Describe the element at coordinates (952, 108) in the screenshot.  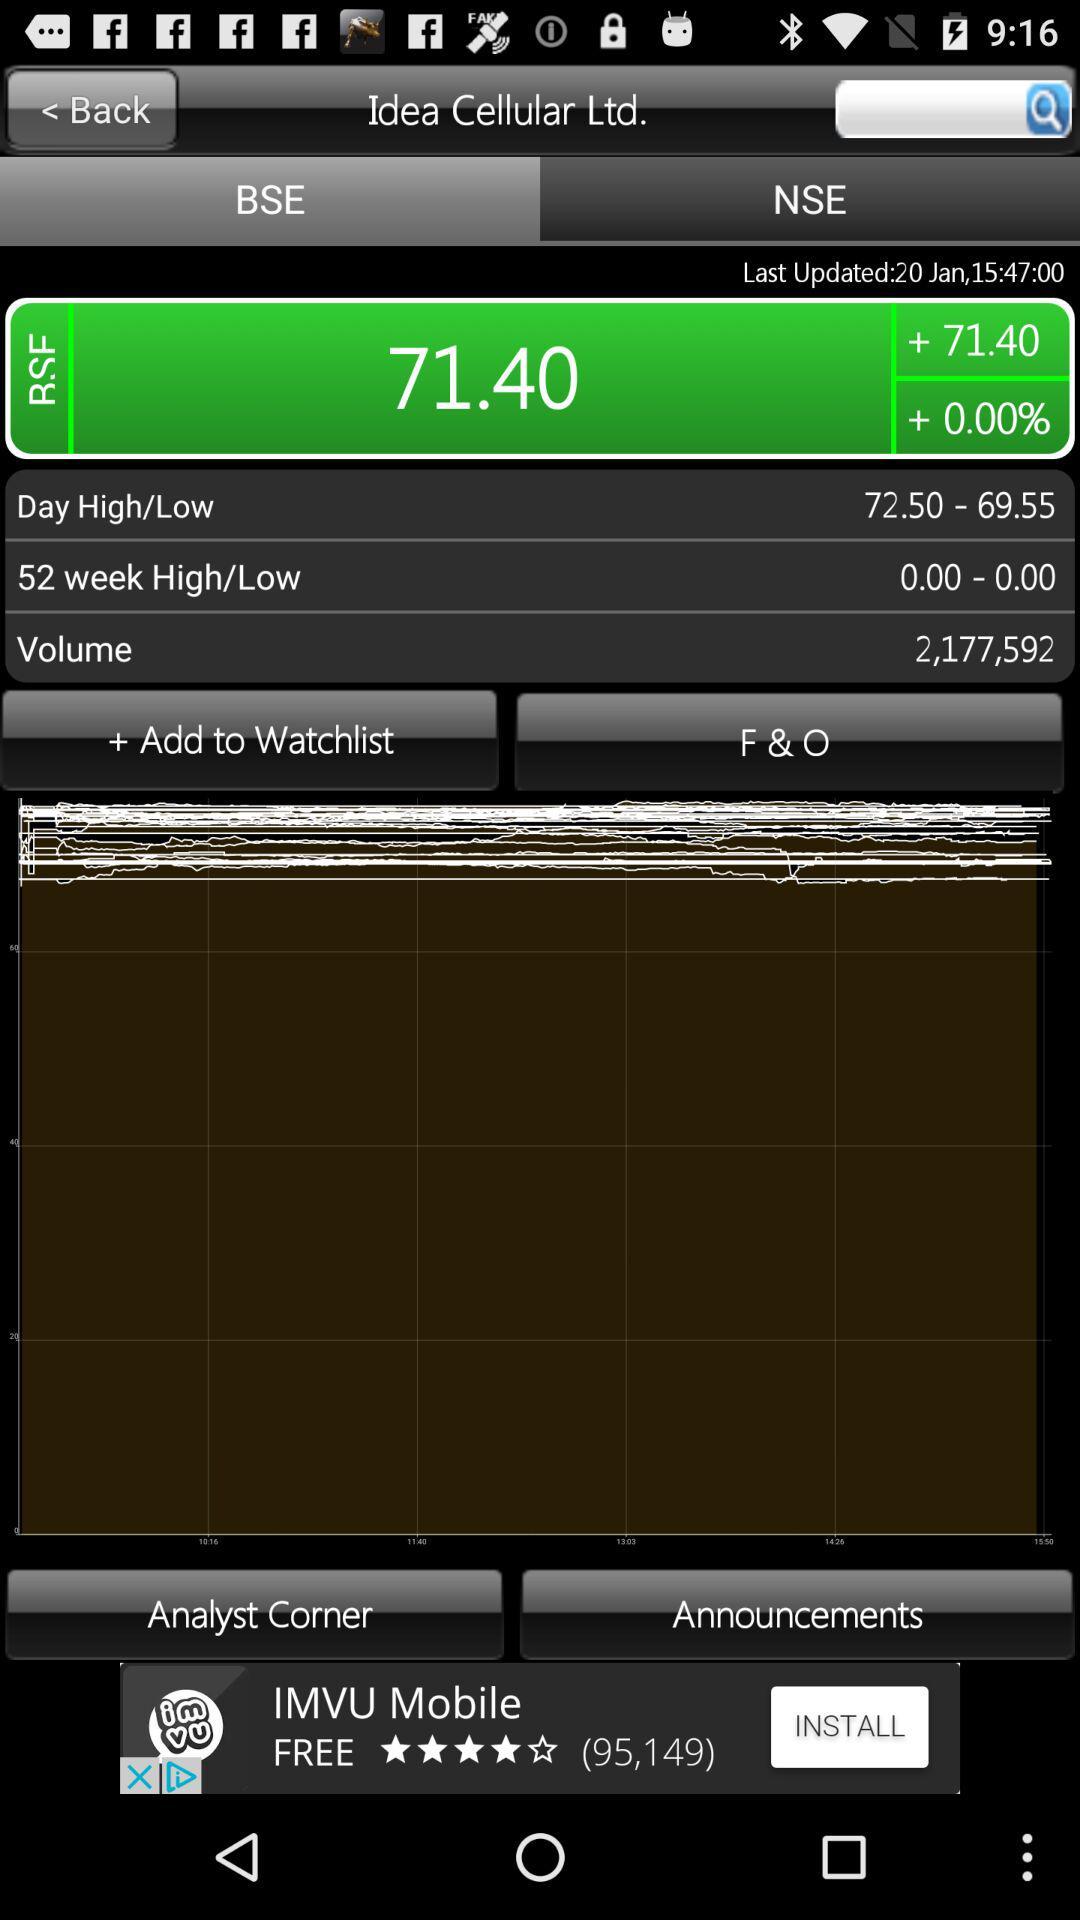
I see `search bar` at that location.